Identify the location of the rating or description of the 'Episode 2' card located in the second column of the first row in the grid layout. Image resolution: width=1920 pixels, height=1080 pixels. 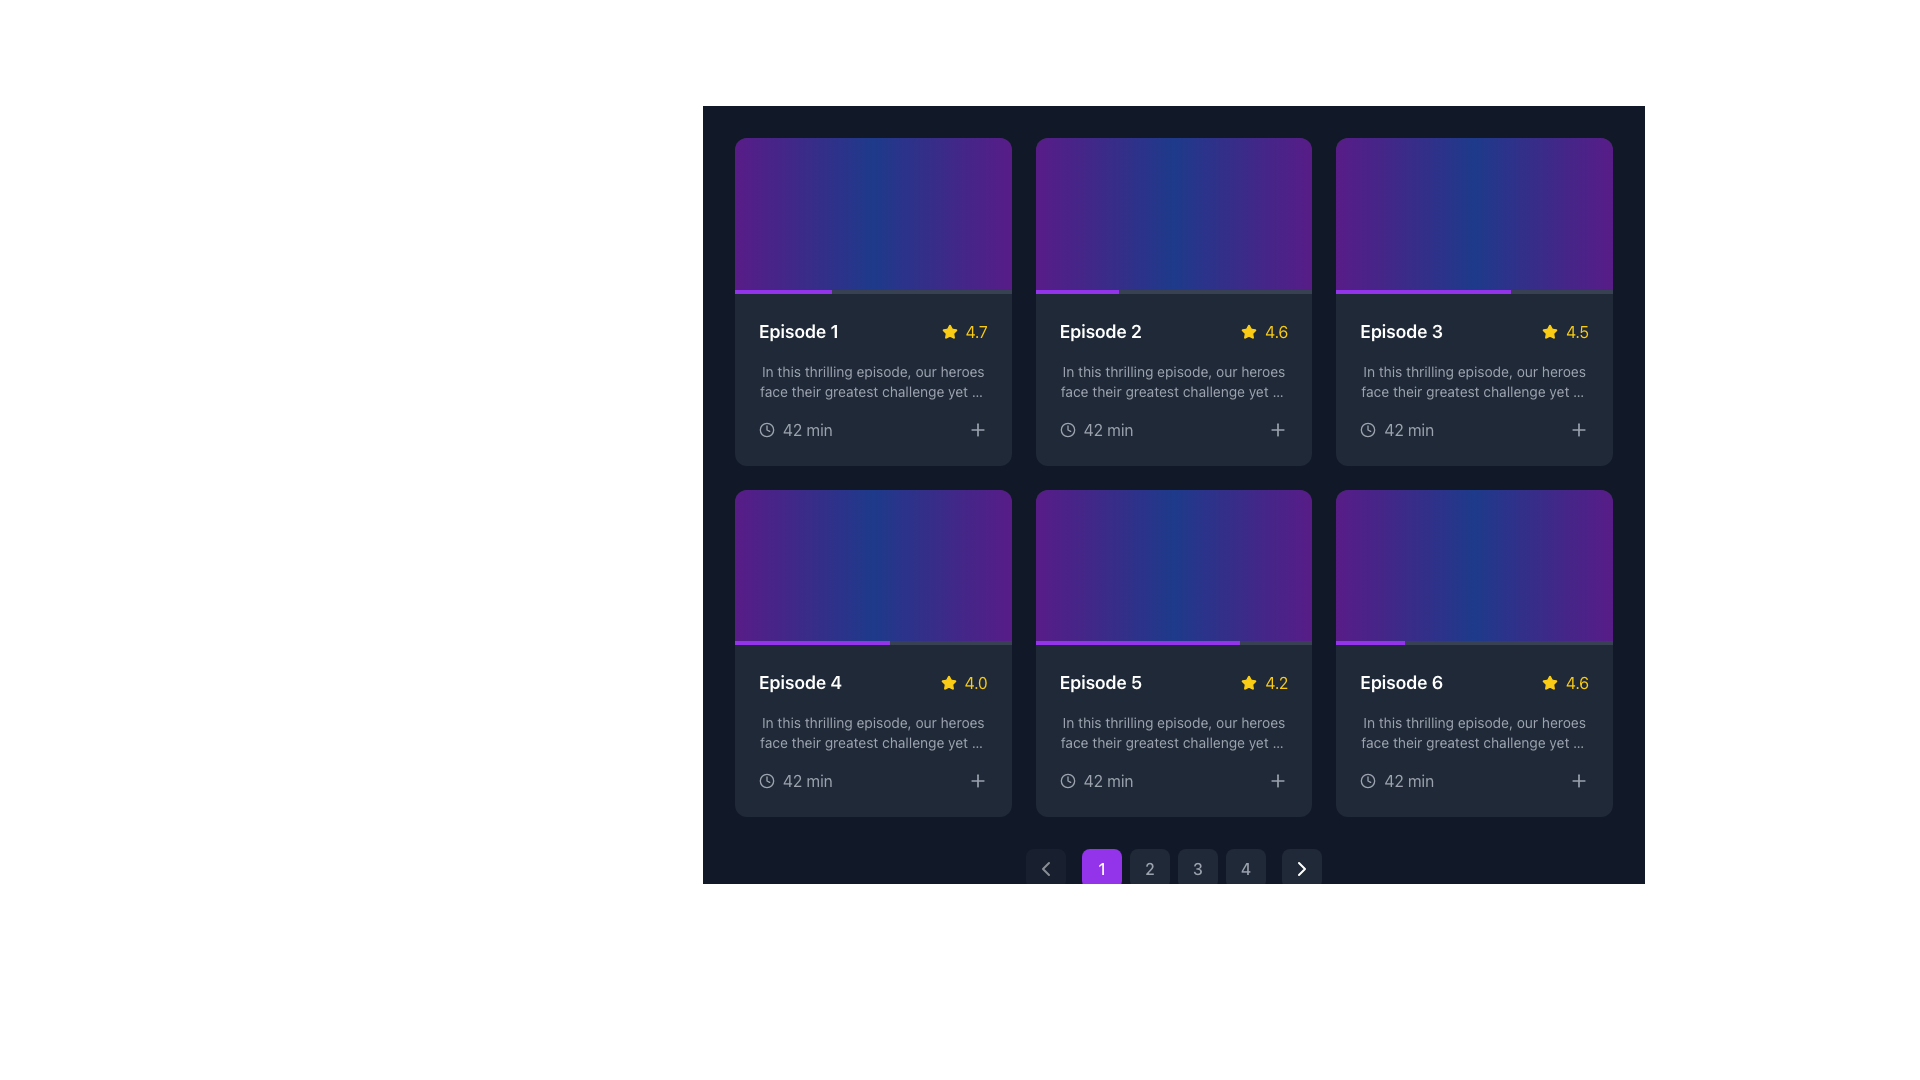
(1174, 379).